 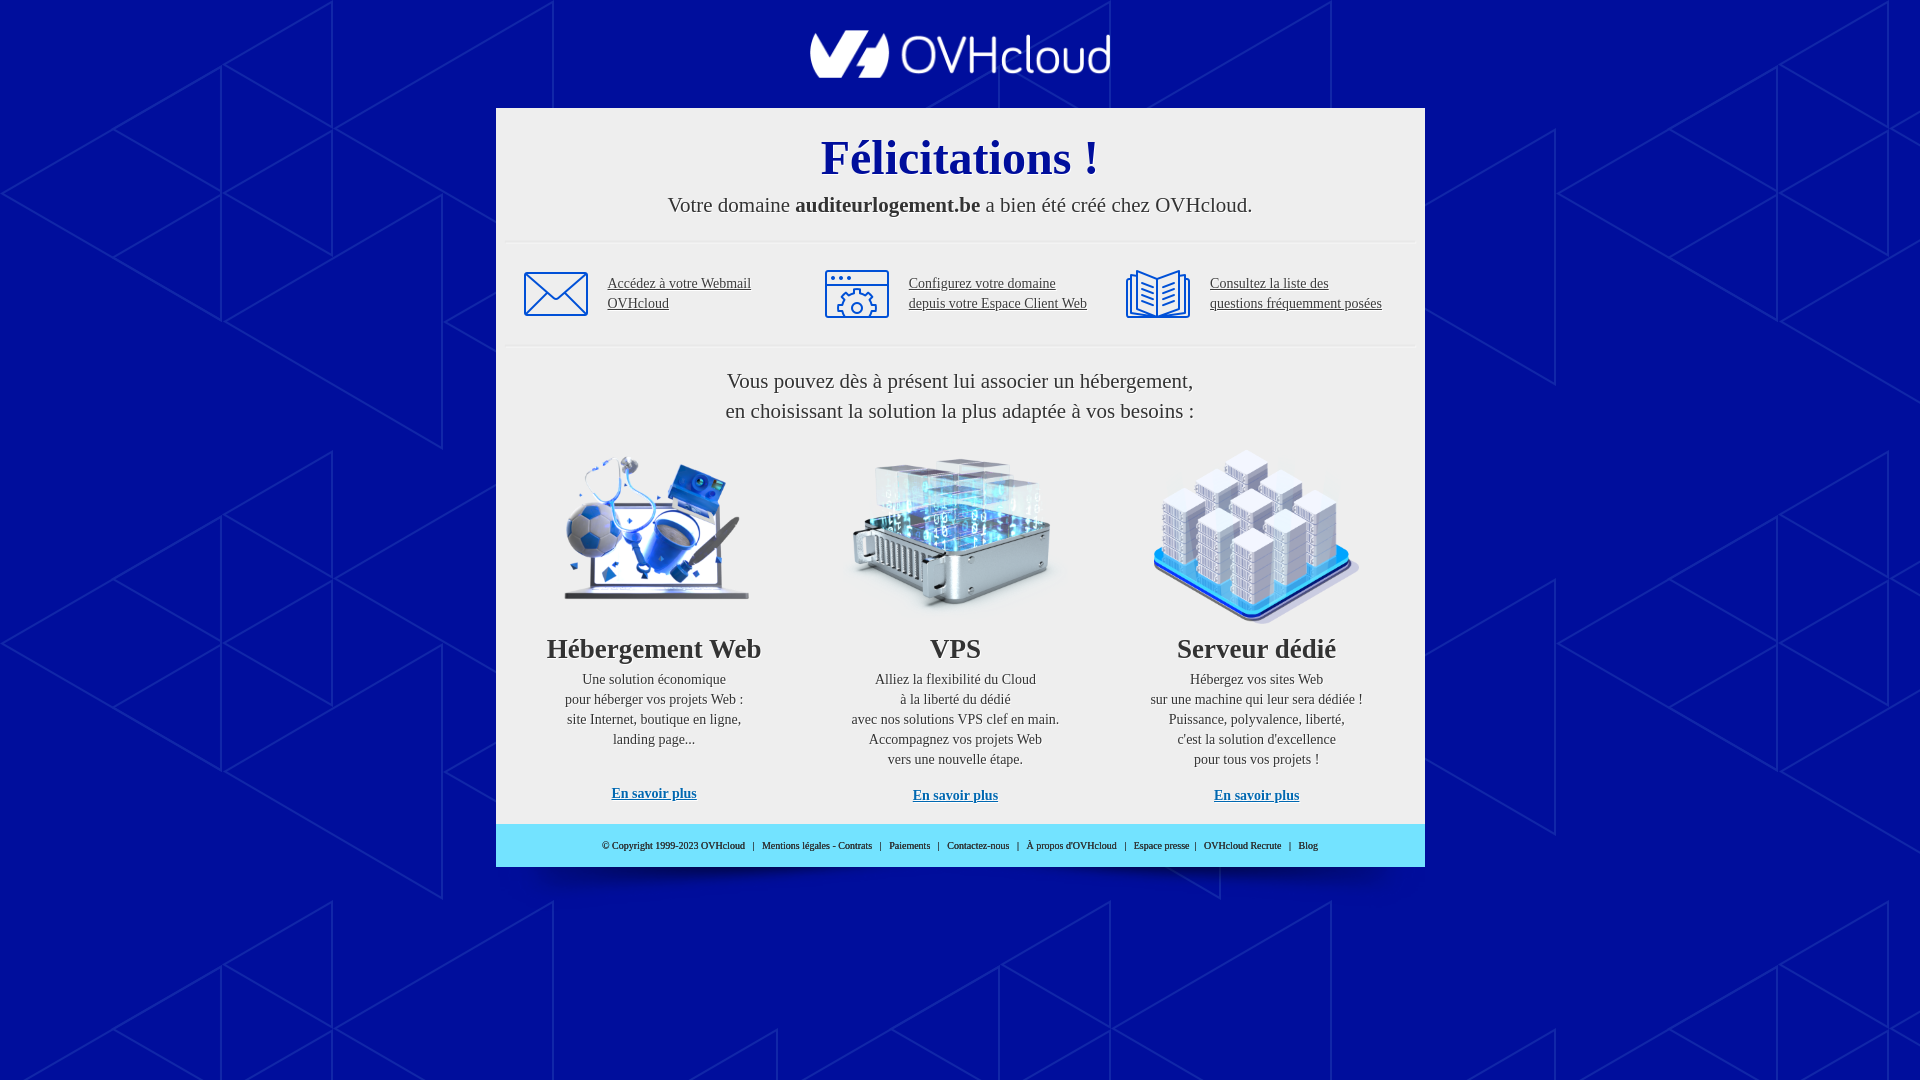 What do you see at coordinates (978, 845) in the screenshot?
I see `'Contactez-nous'` at bounding box center [978, 845].